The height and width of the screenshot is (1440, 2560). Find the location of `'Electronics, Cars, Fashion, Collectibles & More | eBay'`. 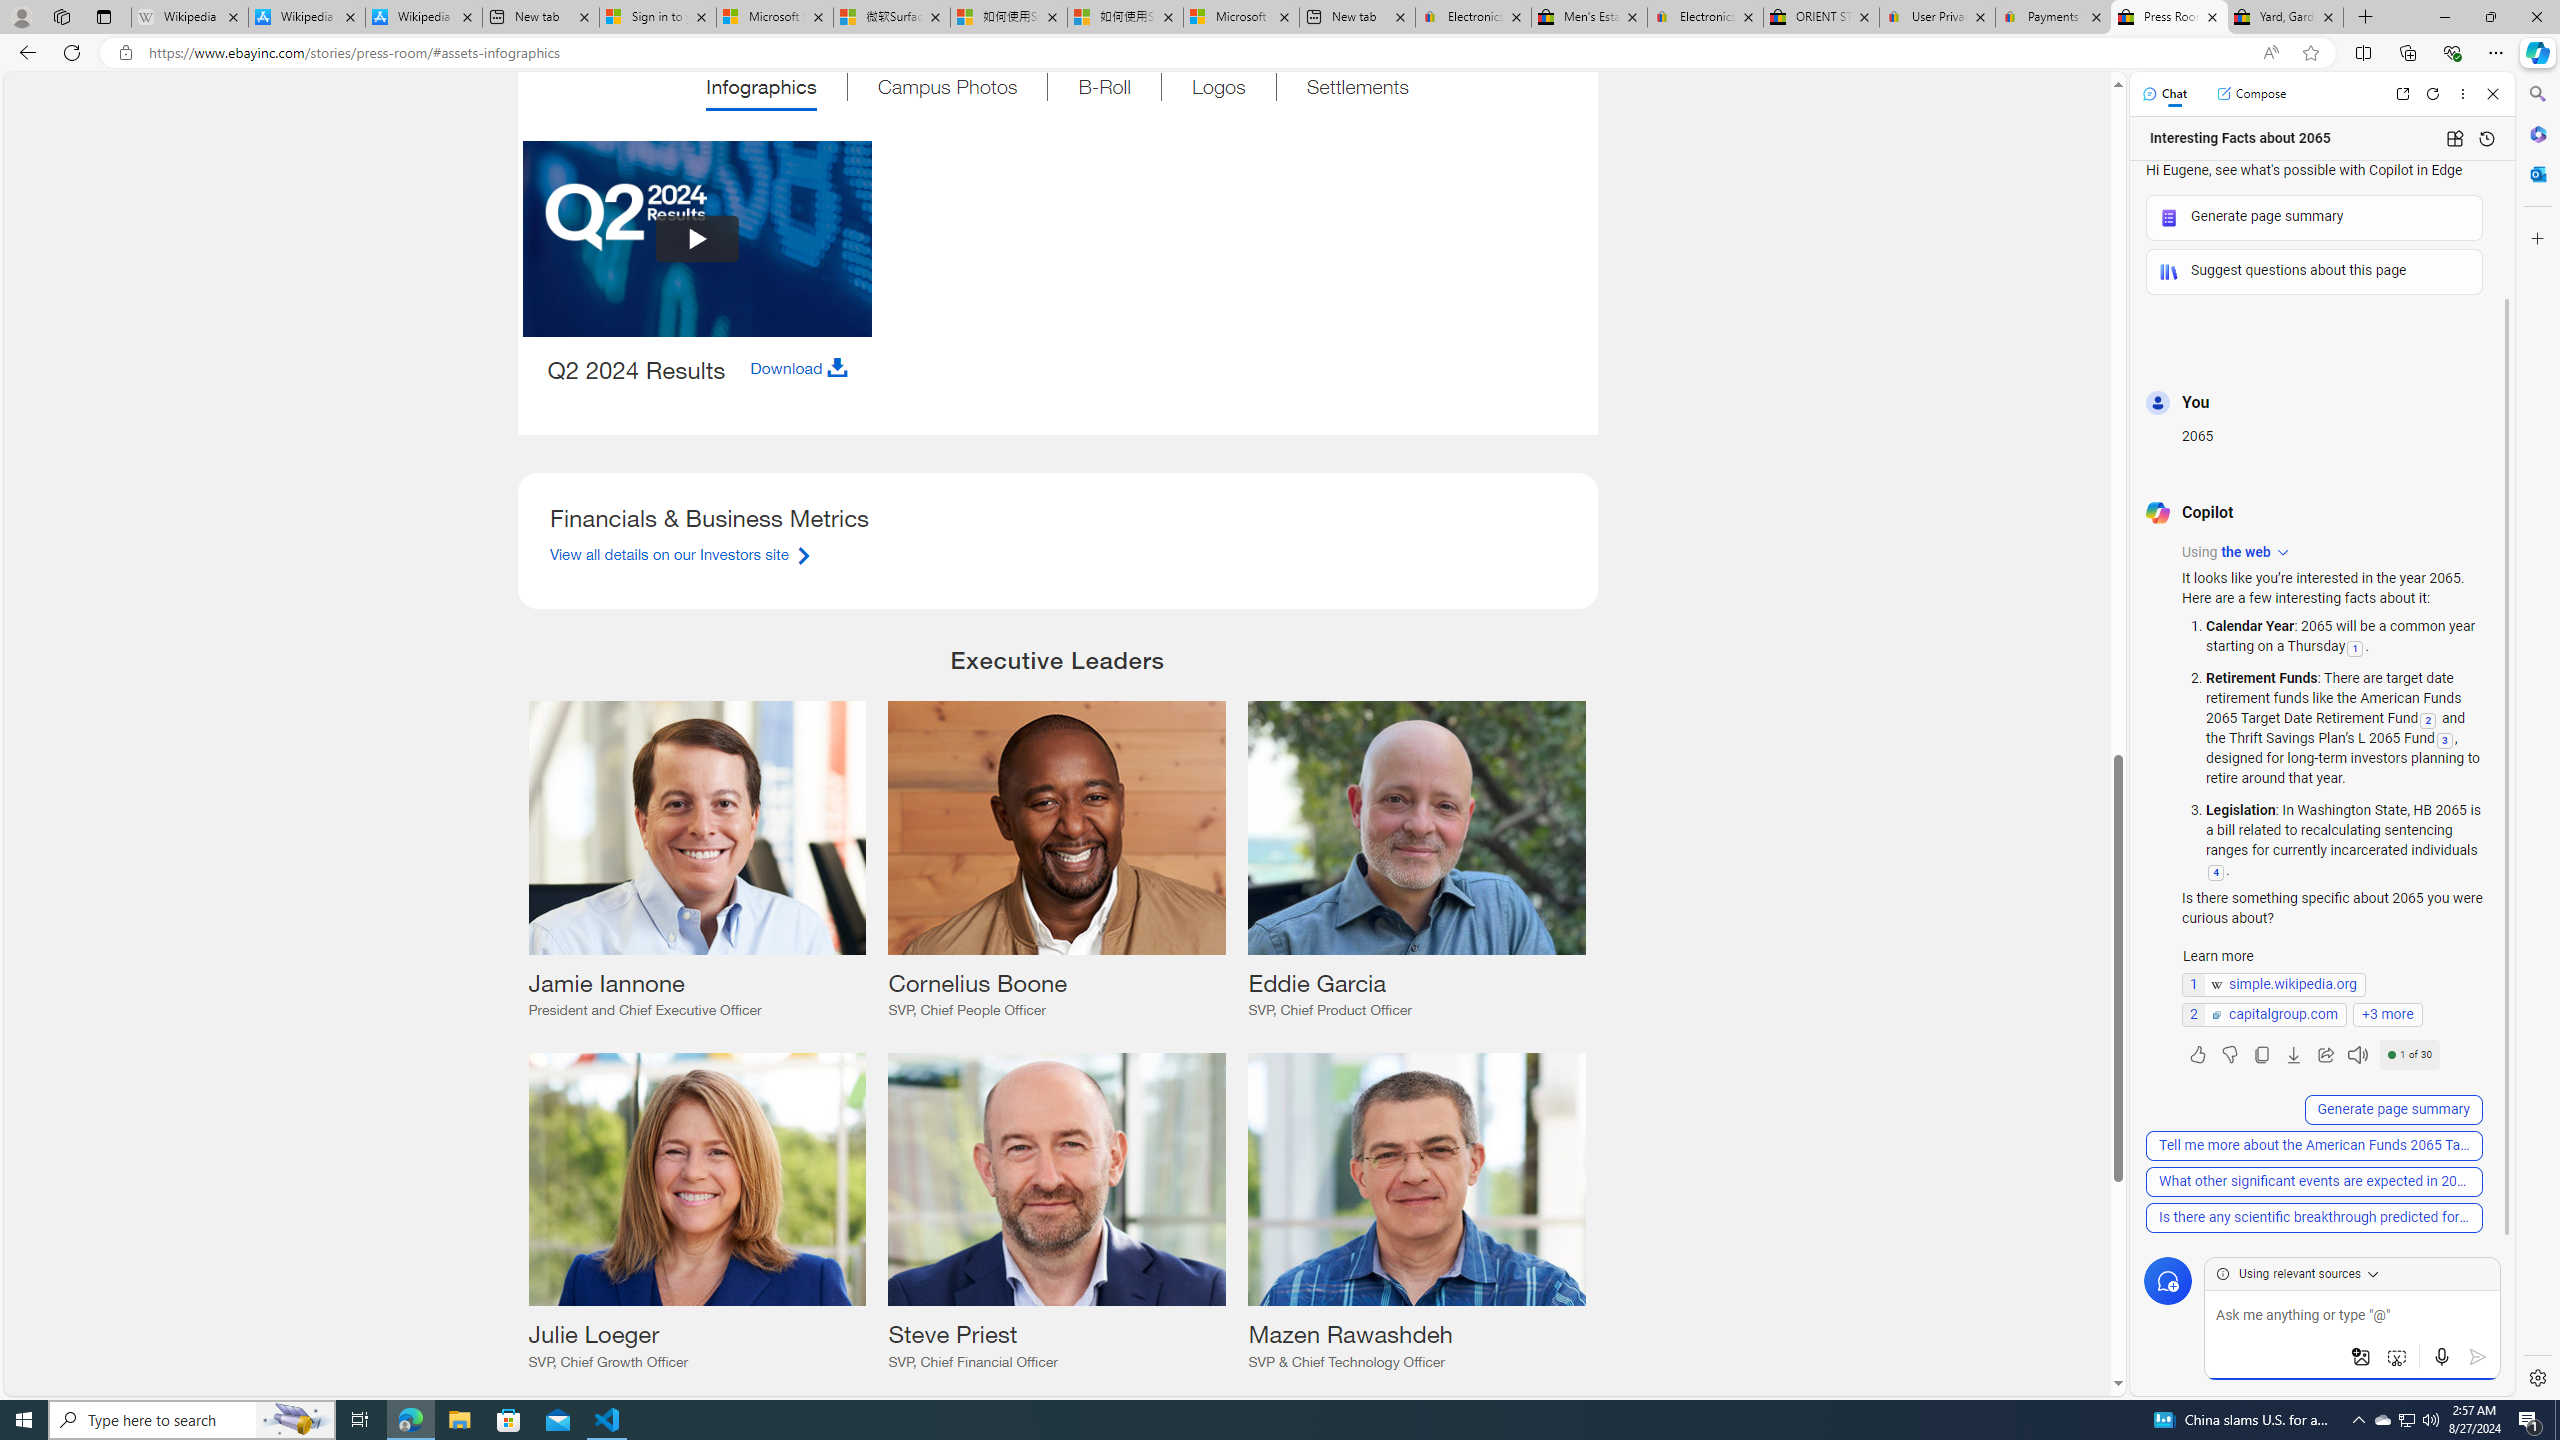

'Electronics, Cars, Fashion, Collectibles & More | eBay' is located at coordinates (1703, 16).